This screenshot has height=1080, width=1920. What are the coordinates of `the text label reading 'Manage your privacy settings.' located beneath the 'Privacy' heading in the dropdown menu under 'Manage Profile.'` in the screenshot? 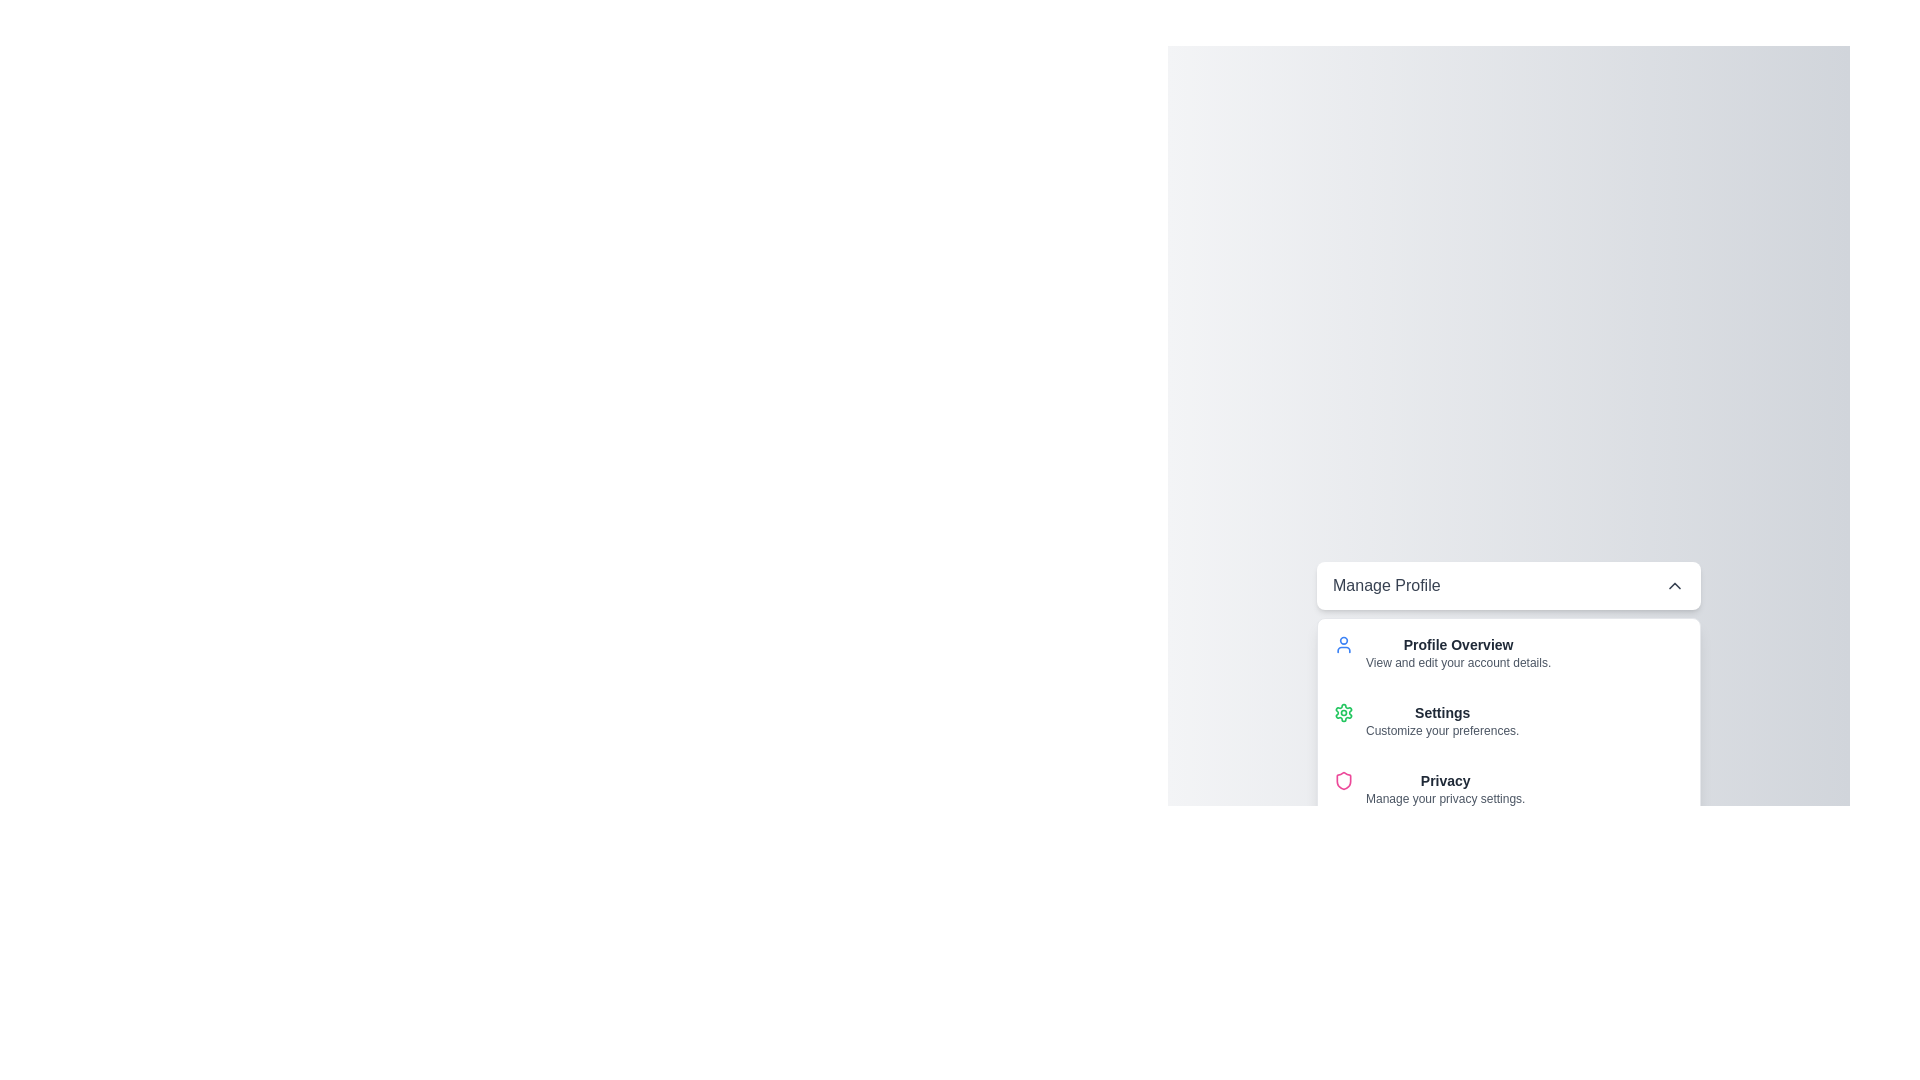 It's located at (1445, 797).